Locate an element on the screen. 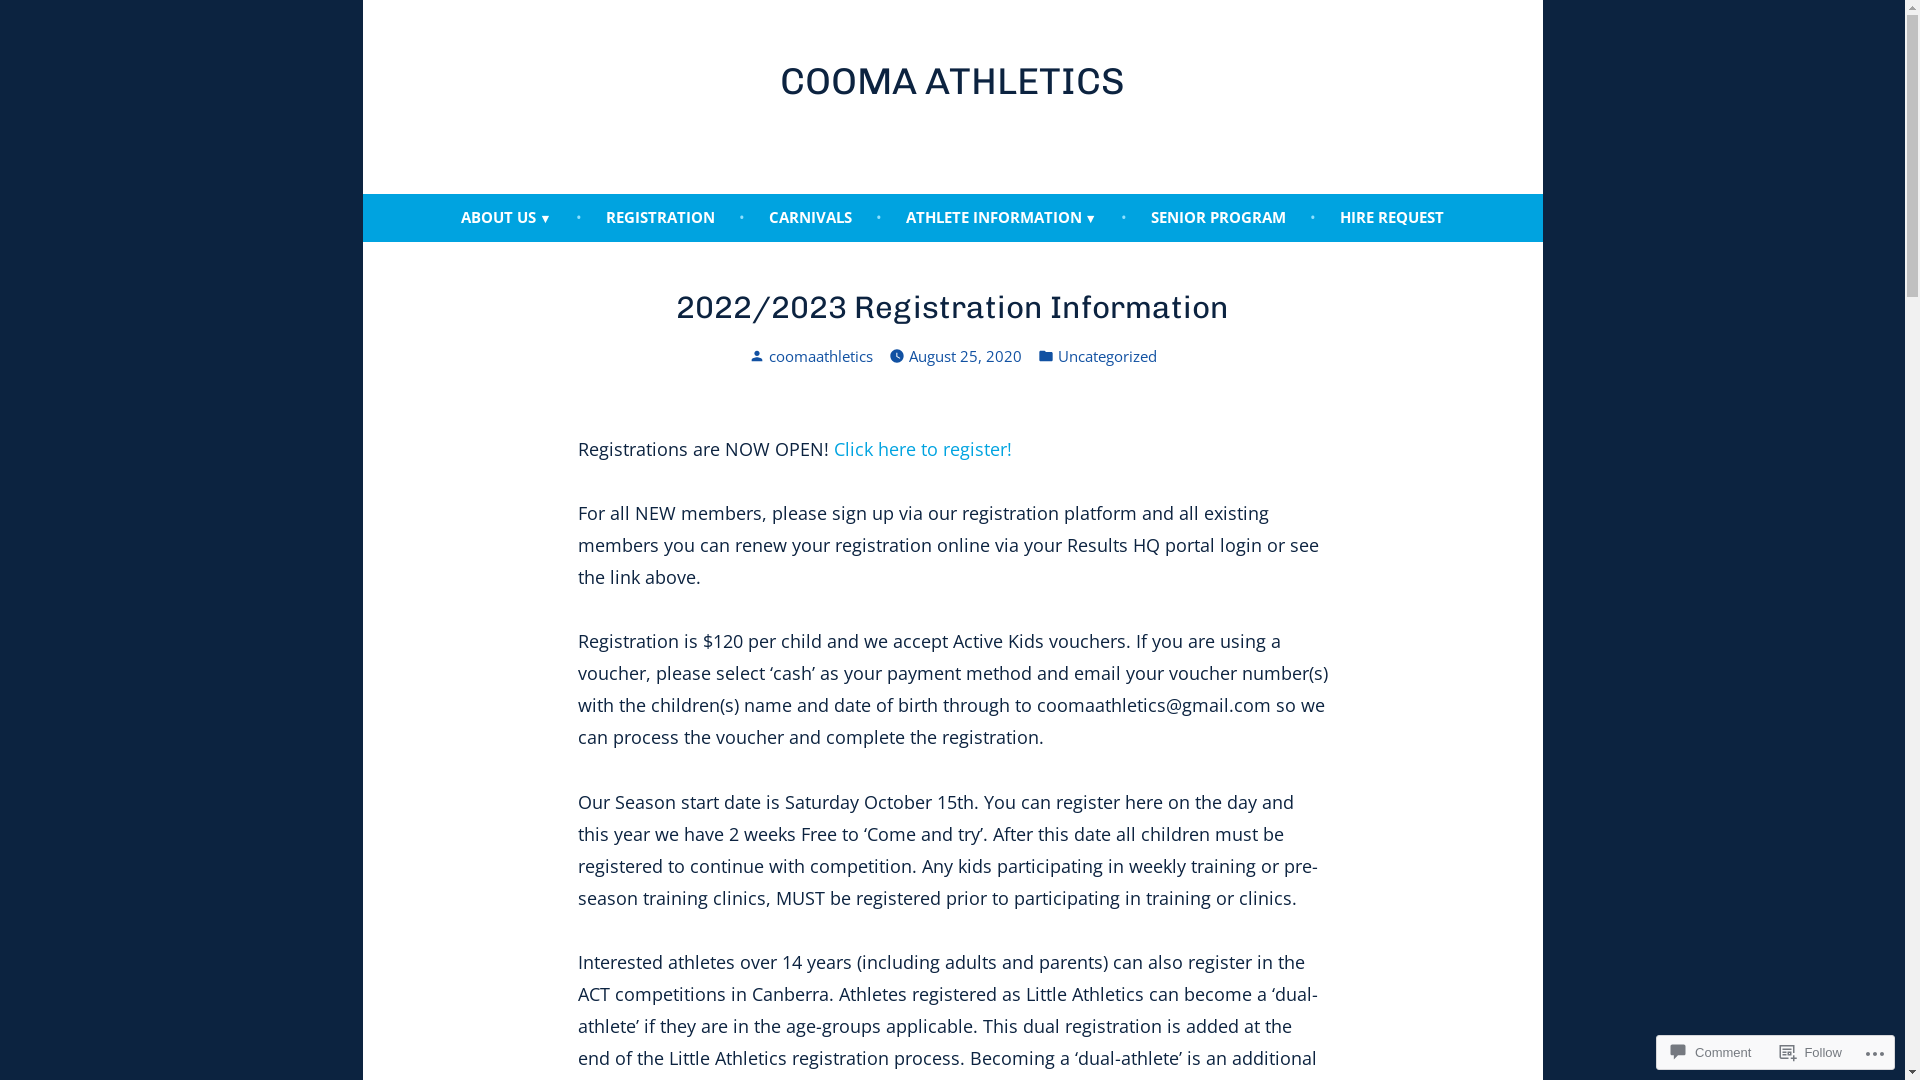  'REGISTRATION' is located at coordinates (589, 218).